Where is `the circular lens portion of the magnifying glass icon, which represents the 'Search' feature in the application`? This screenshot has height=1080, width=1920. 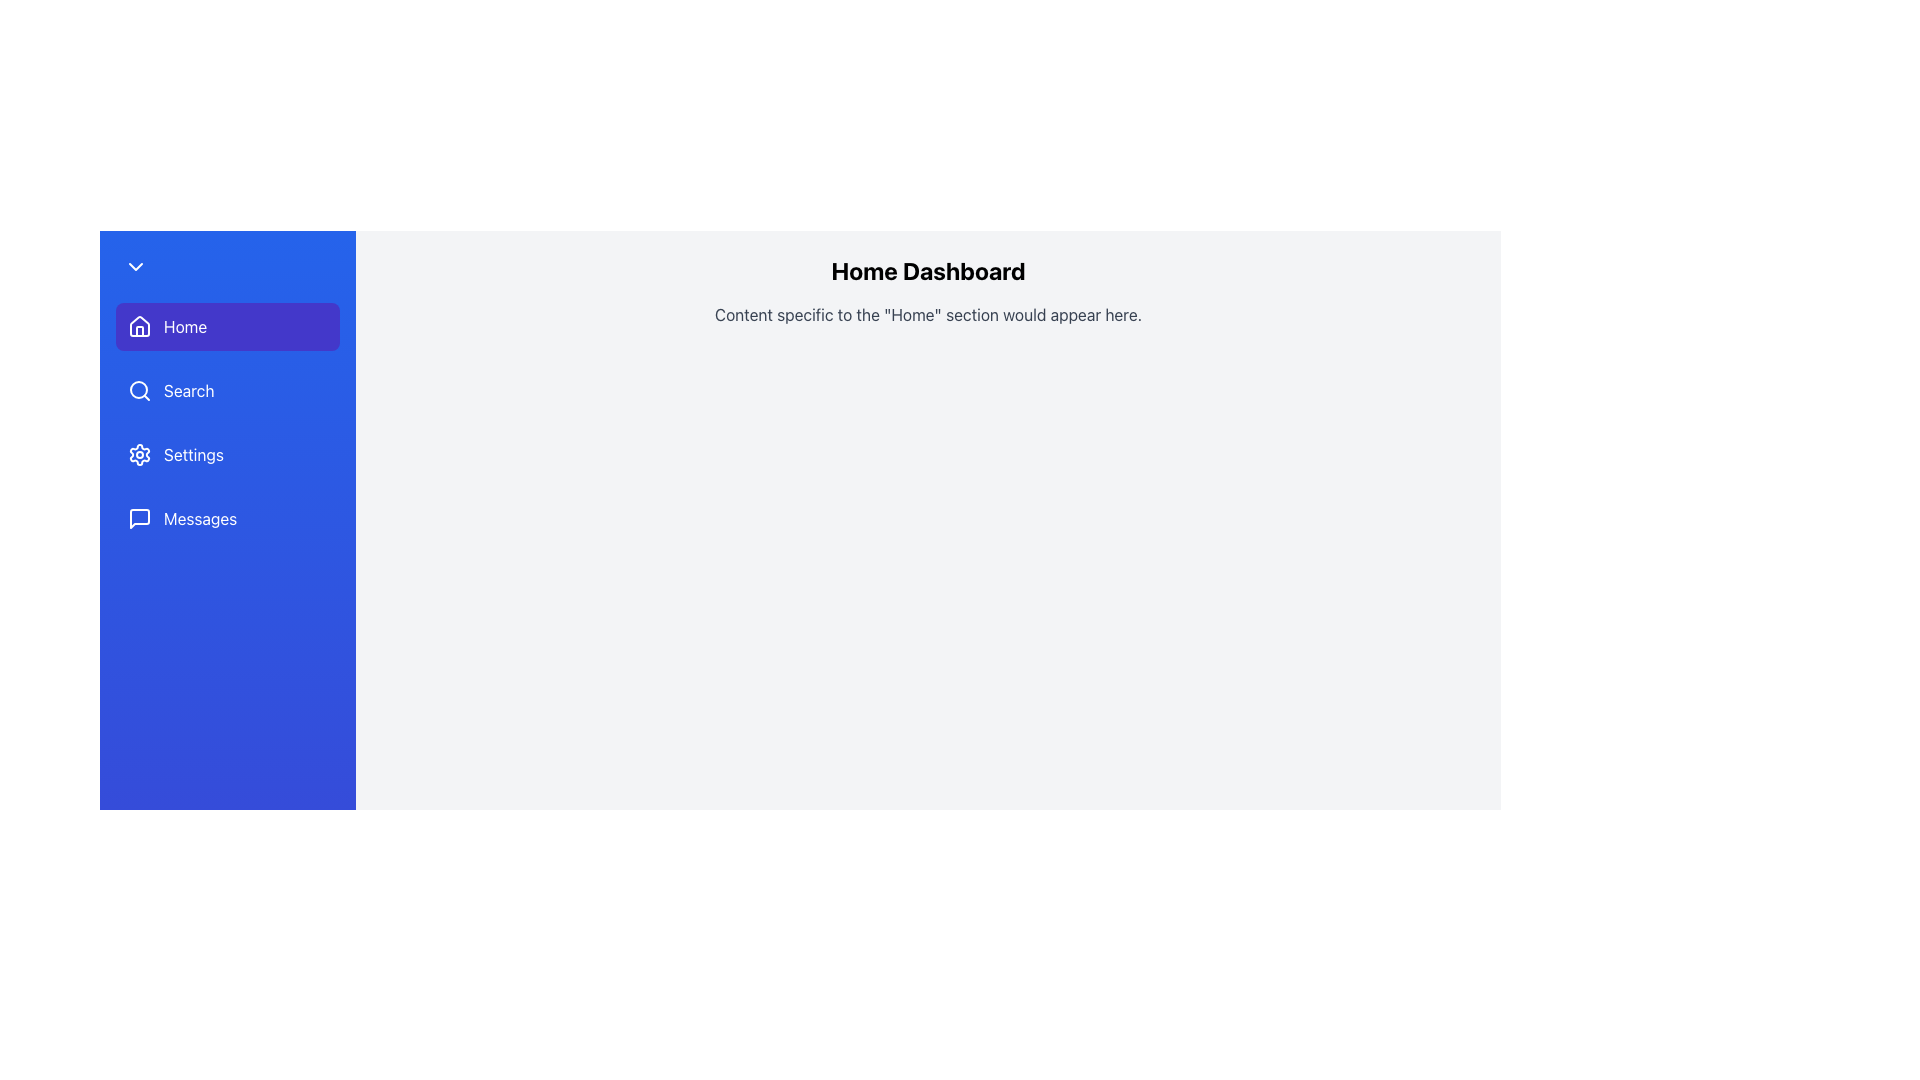 the circular lens portion of the magnifying glass icon, which represents the 'Search' feature in the application is located at coordinates (138, 389).